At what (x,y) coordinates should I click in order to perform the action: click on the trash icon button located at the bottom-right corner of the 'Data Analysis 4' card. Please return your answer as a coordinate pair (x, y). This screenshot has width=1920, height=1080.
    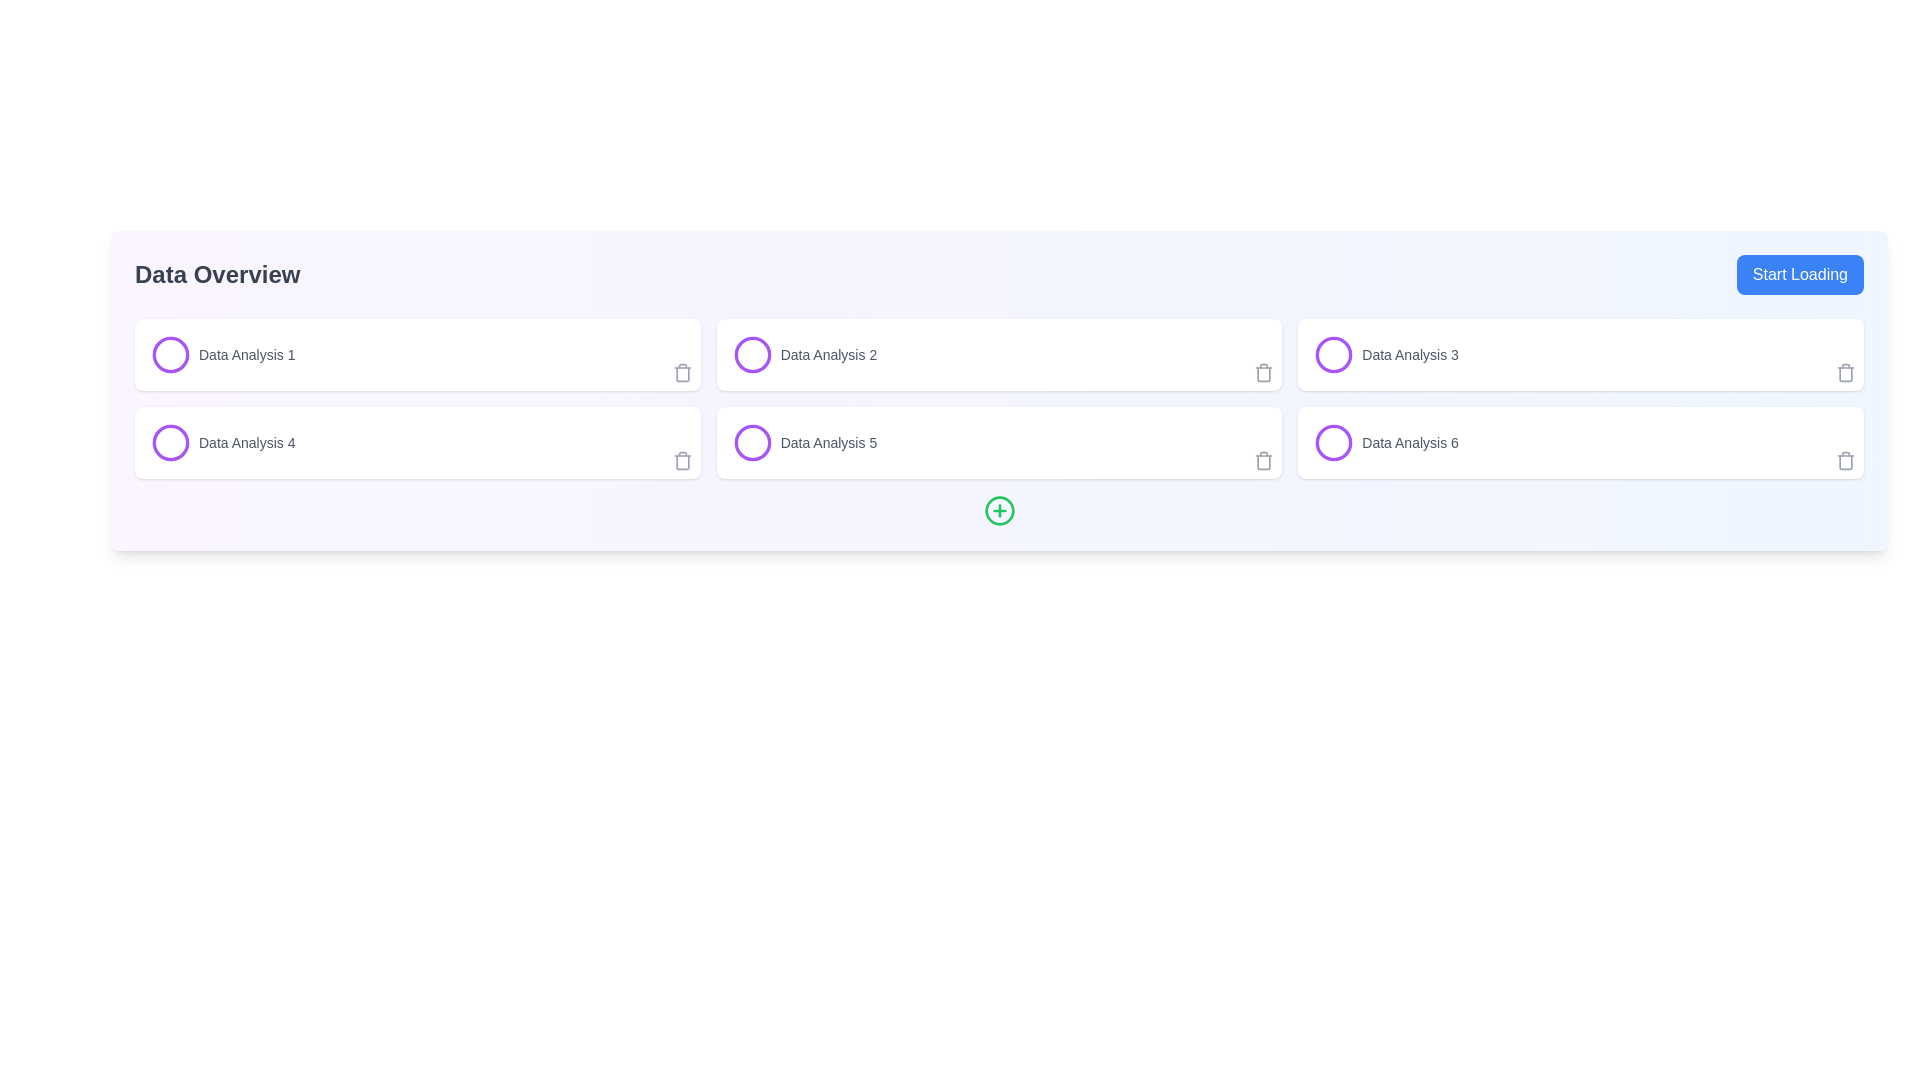
    Looking at the image, I should click on (682, 461).